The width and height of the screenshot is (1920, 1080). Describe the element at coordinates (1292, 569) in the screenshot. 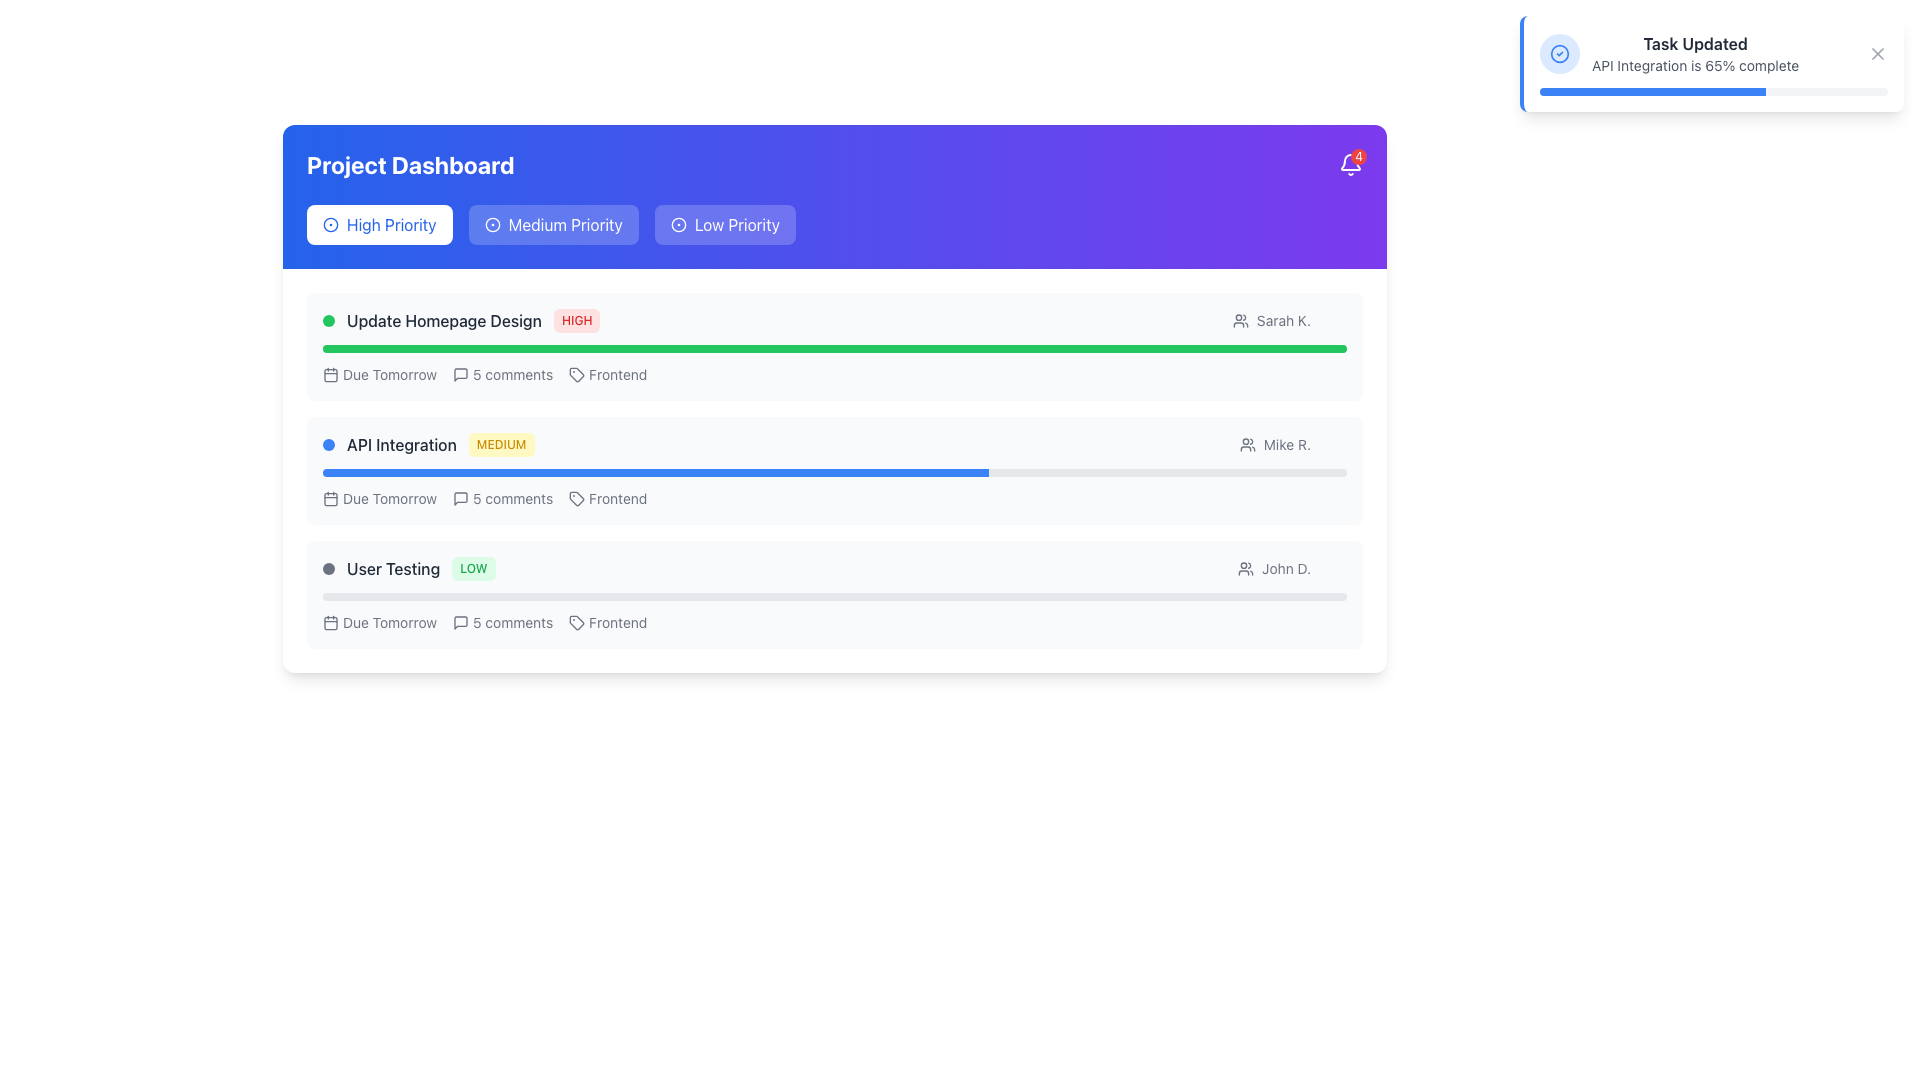

I see `the static text label indicating the user associated with the 'User Testing' task, which is located at the far-right end of the third row in a vertical list of tasks` at that location.